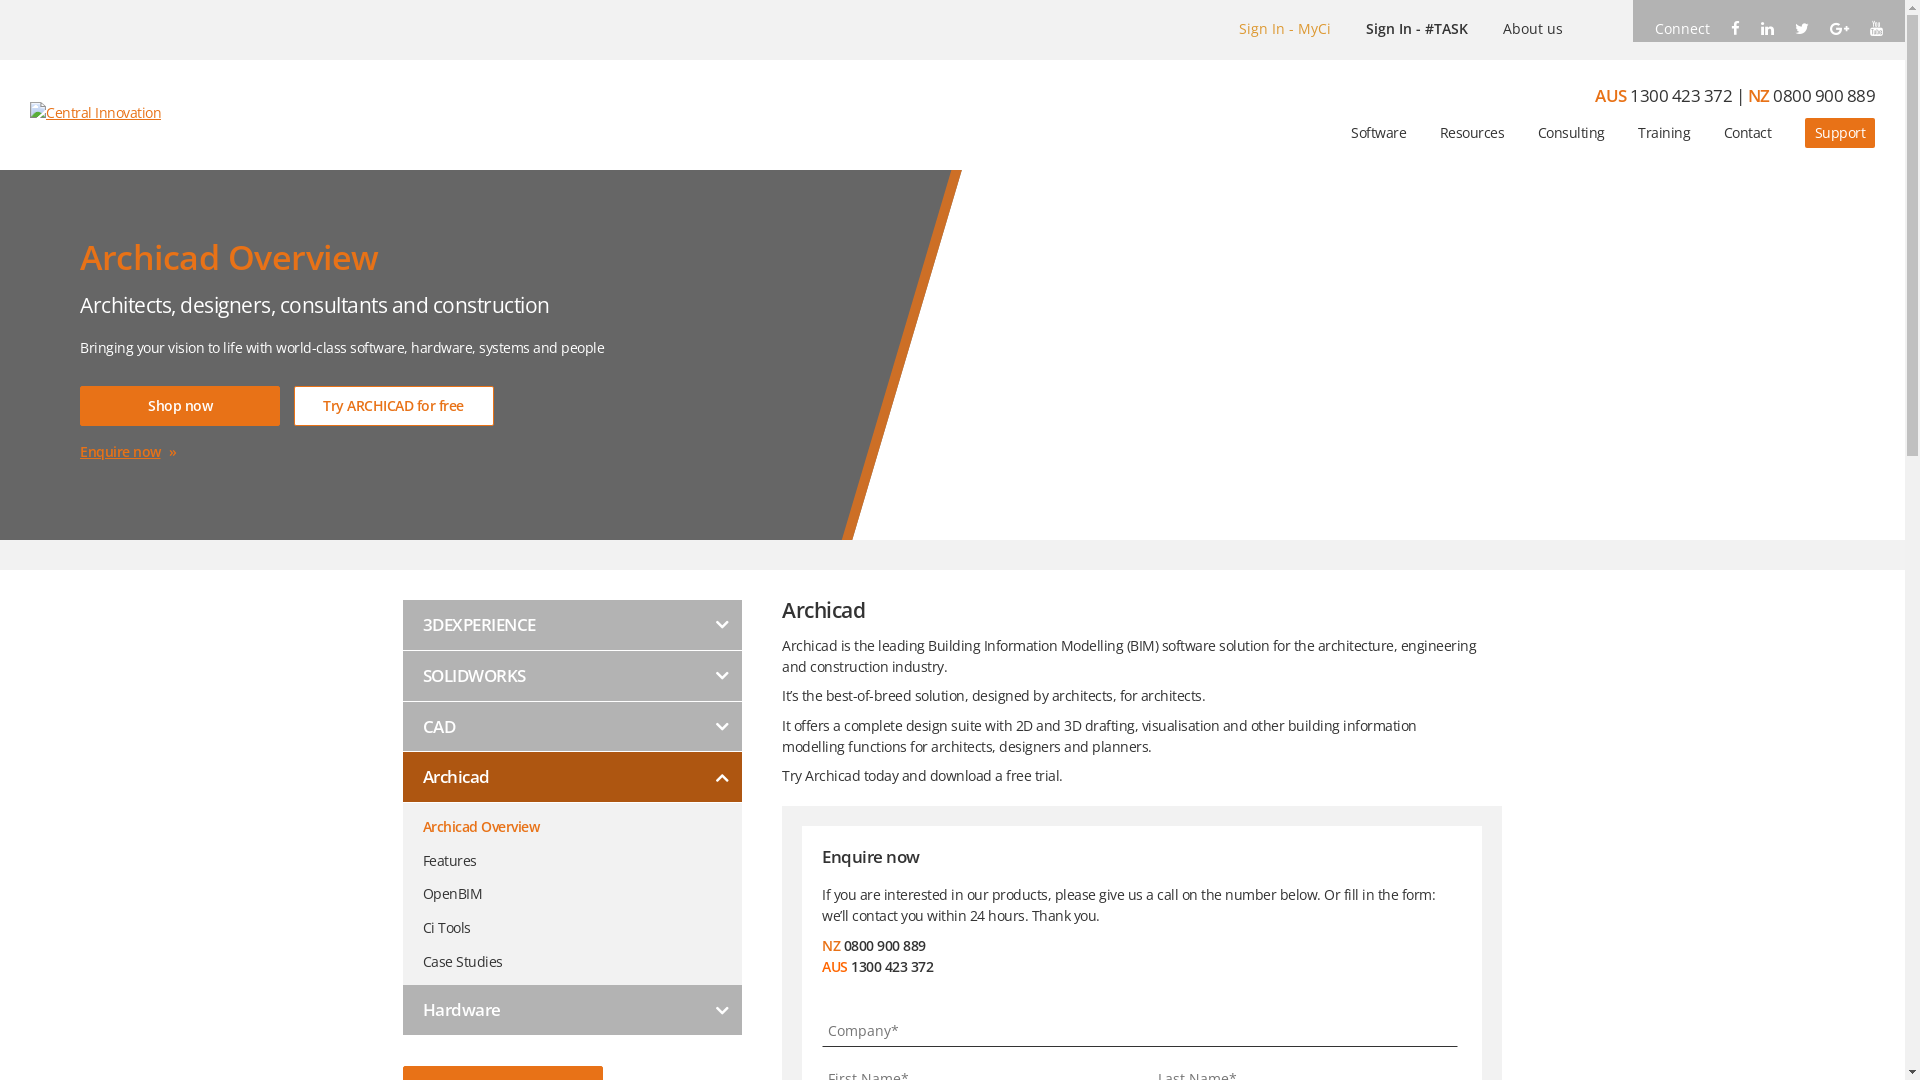  Describe the element at coordinates (570, 624) in the screenshot. I see `'3DEXPERIENCE'` at that location.